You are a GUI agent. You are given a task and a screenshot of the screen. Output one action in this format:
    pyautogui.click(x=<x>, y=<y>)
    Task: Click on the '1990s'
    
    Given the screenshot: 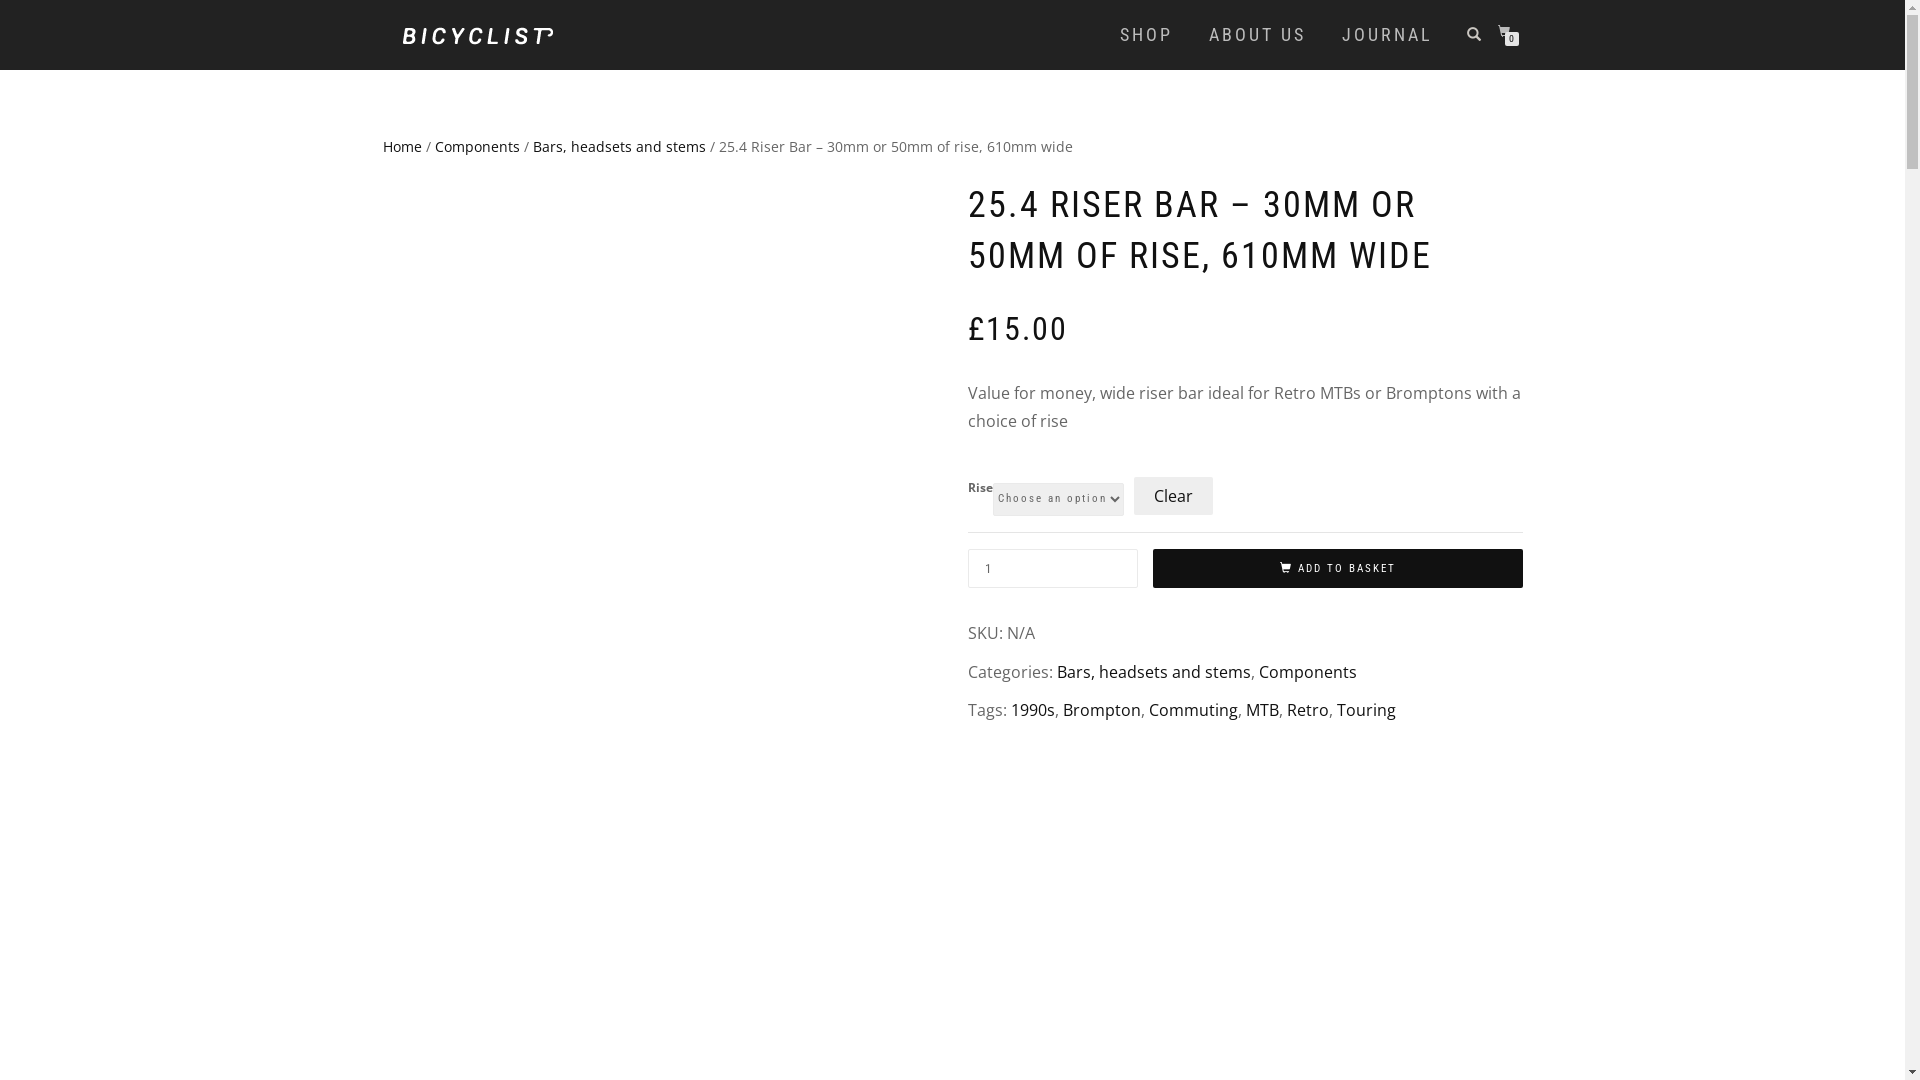 What is the action you would take?
    pyautogui.click(x=1032, y=708)
    